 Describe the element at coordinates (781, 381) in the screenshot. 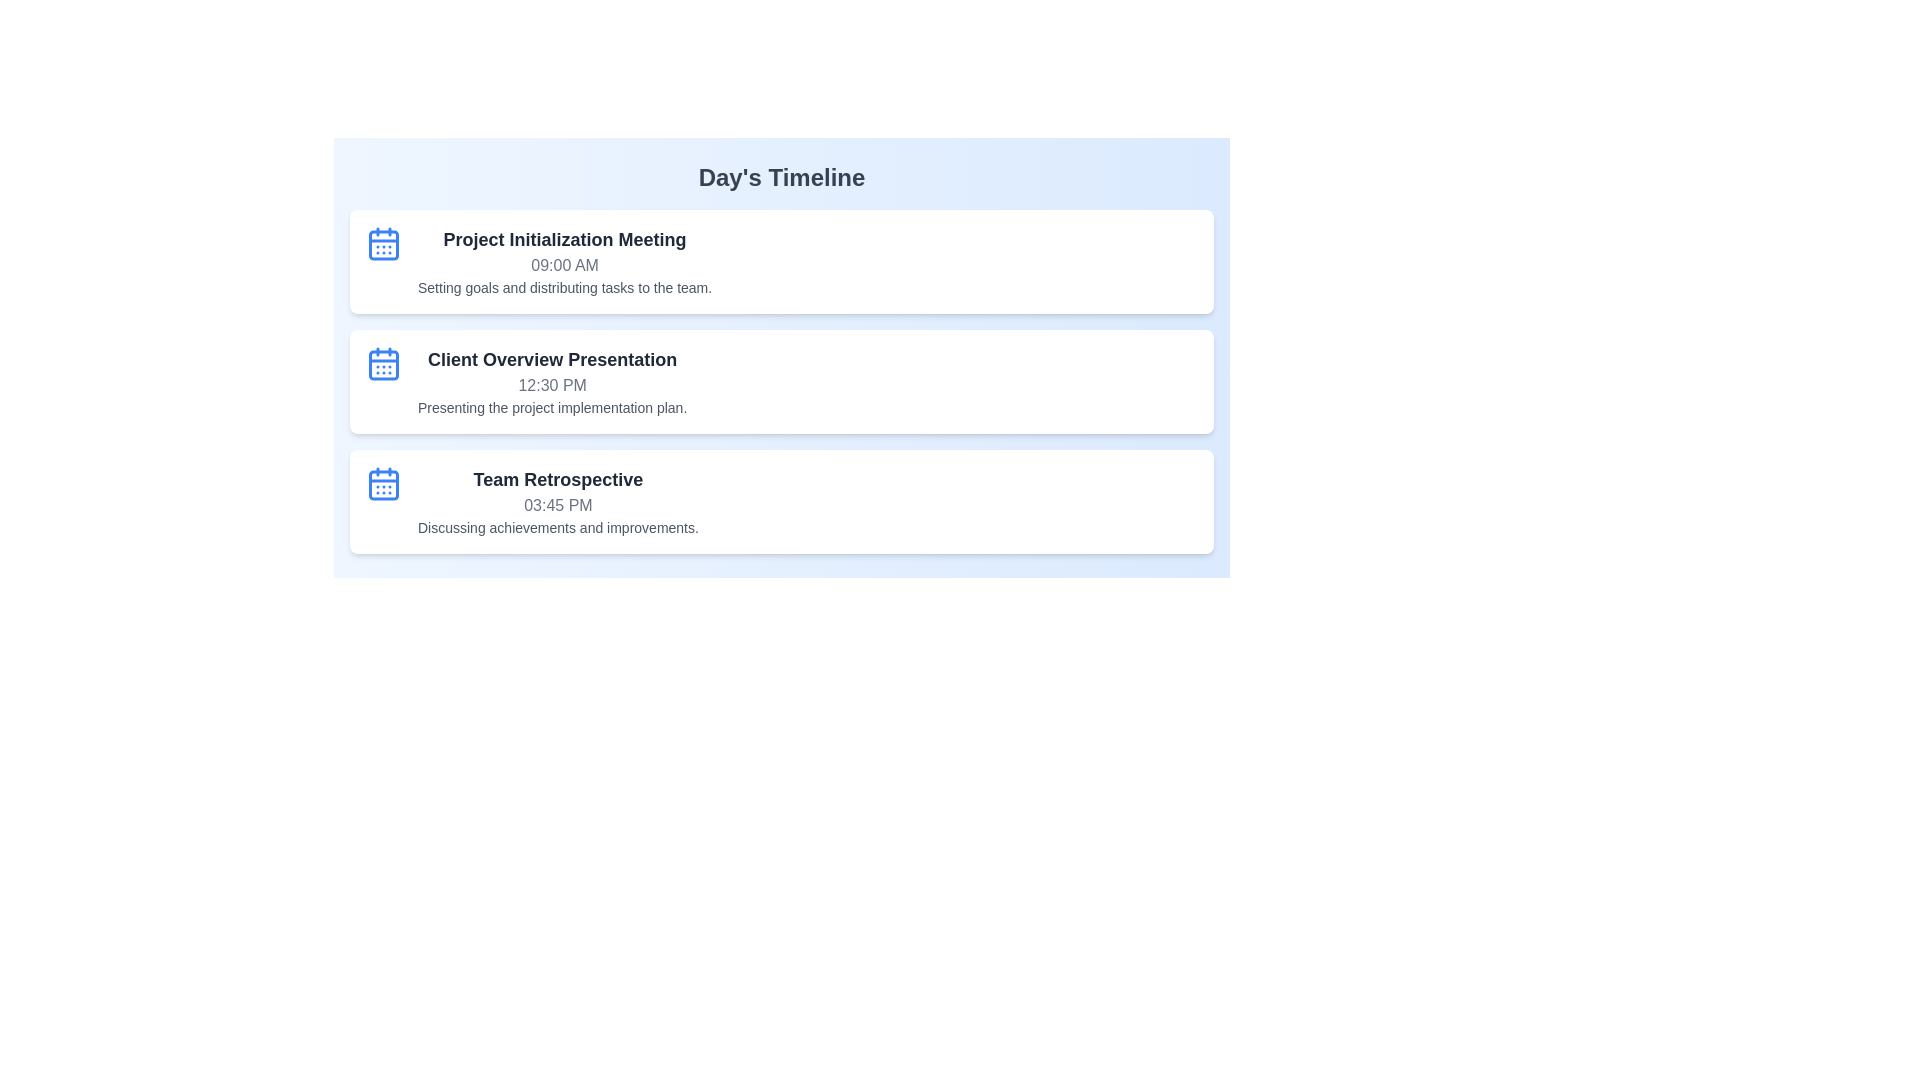

I see `the second card in the vertical list of three cards representing a timeline, which provides an overview of a scheduled event` at that location.